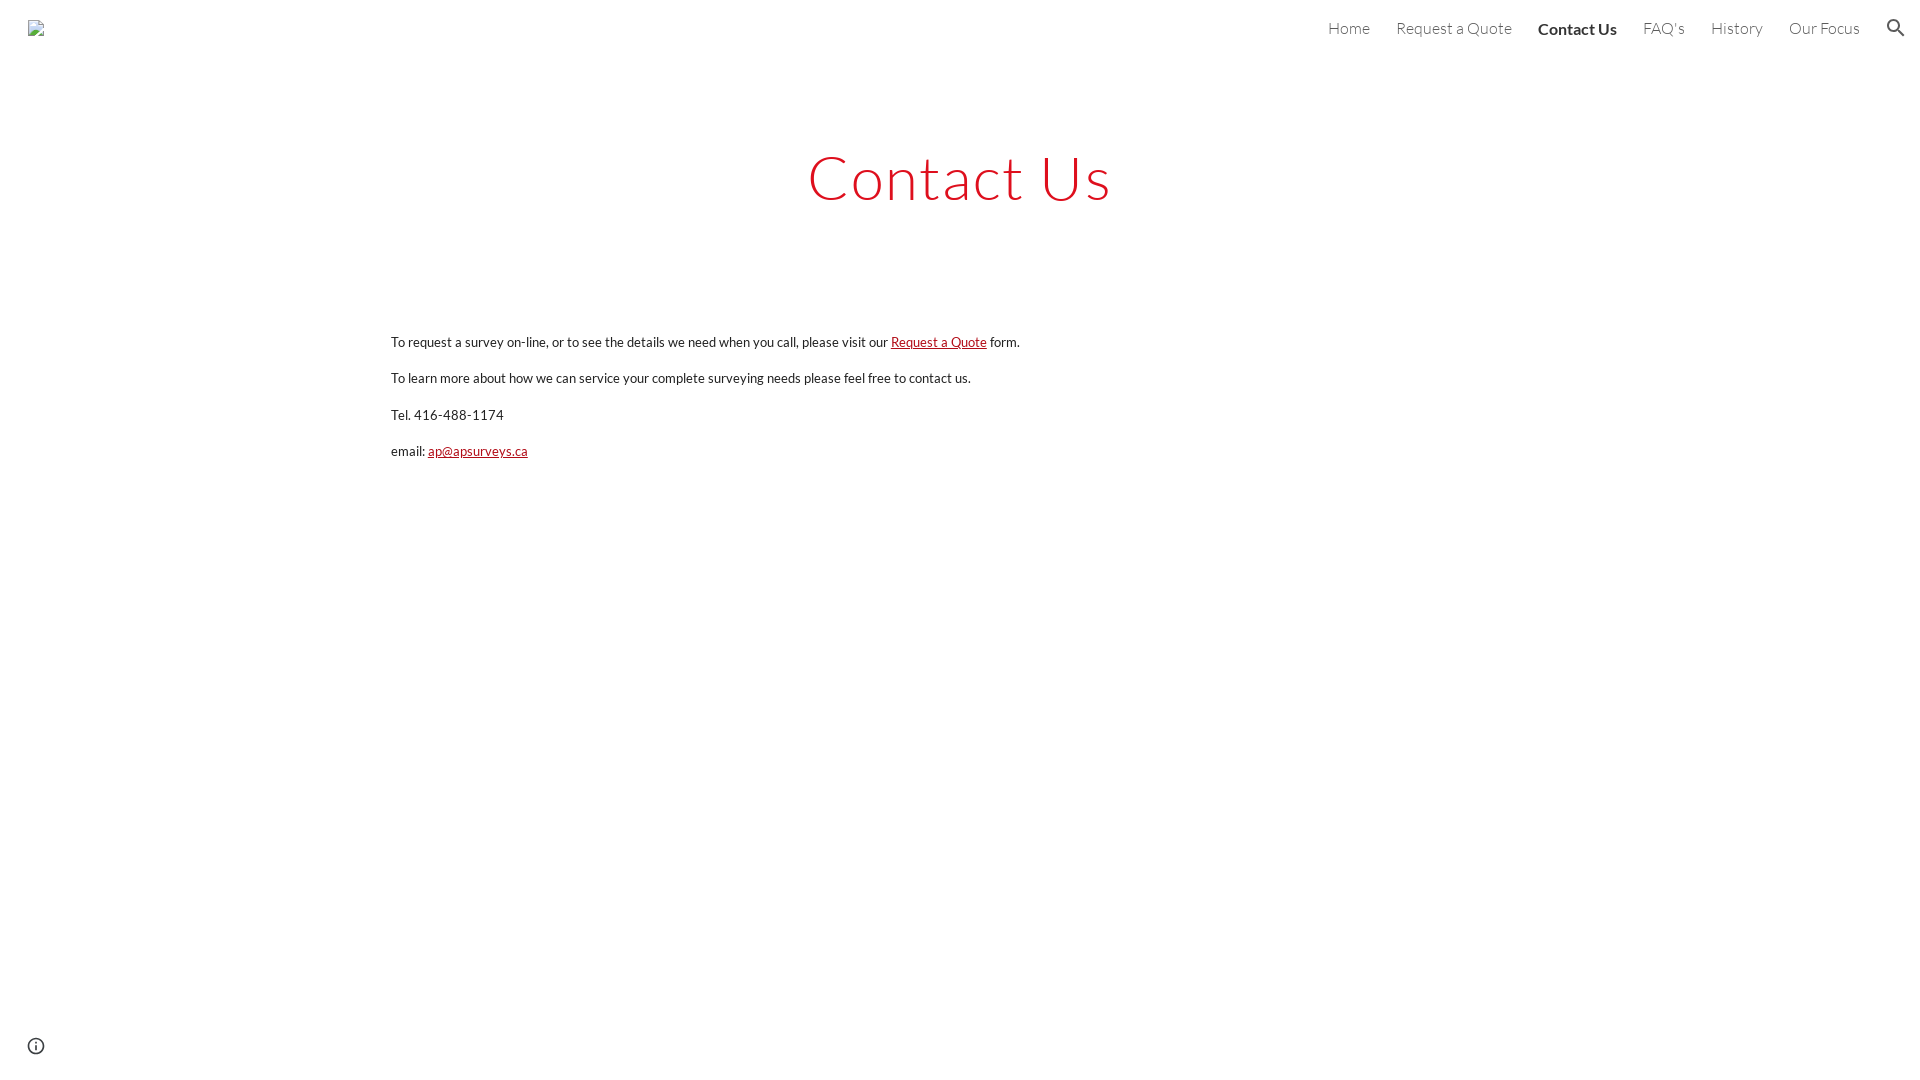 Image resolution: width=1920 pixels, height=1080 pixels. What do you see at coordinates (1664, 27) in the screenshot?
I see `'FAQ's'` at bounding box center [1664, 27].